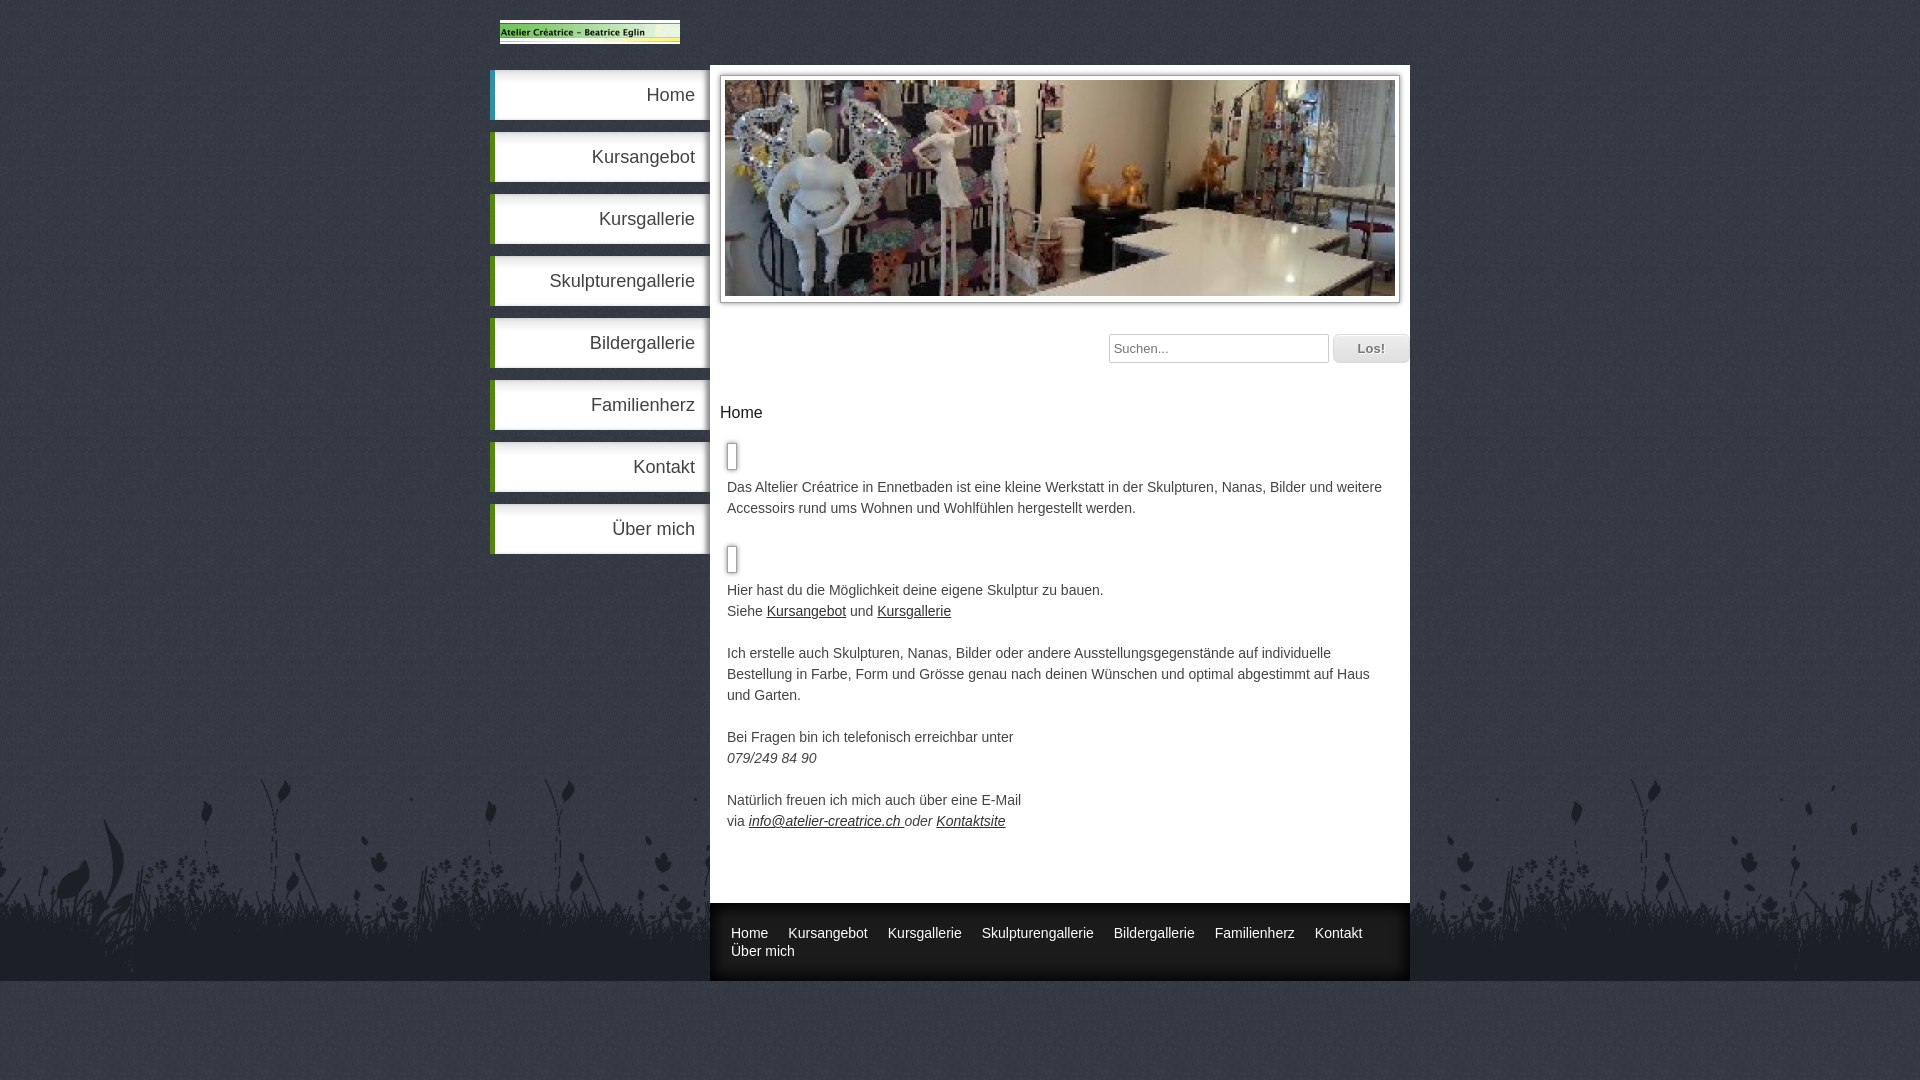 Image resolution: width=1920 pixels, height=1080 pixels. Describe the element at coordinates (599, 219) in the screenshot. I see `'Kursgallerie'` at that location.